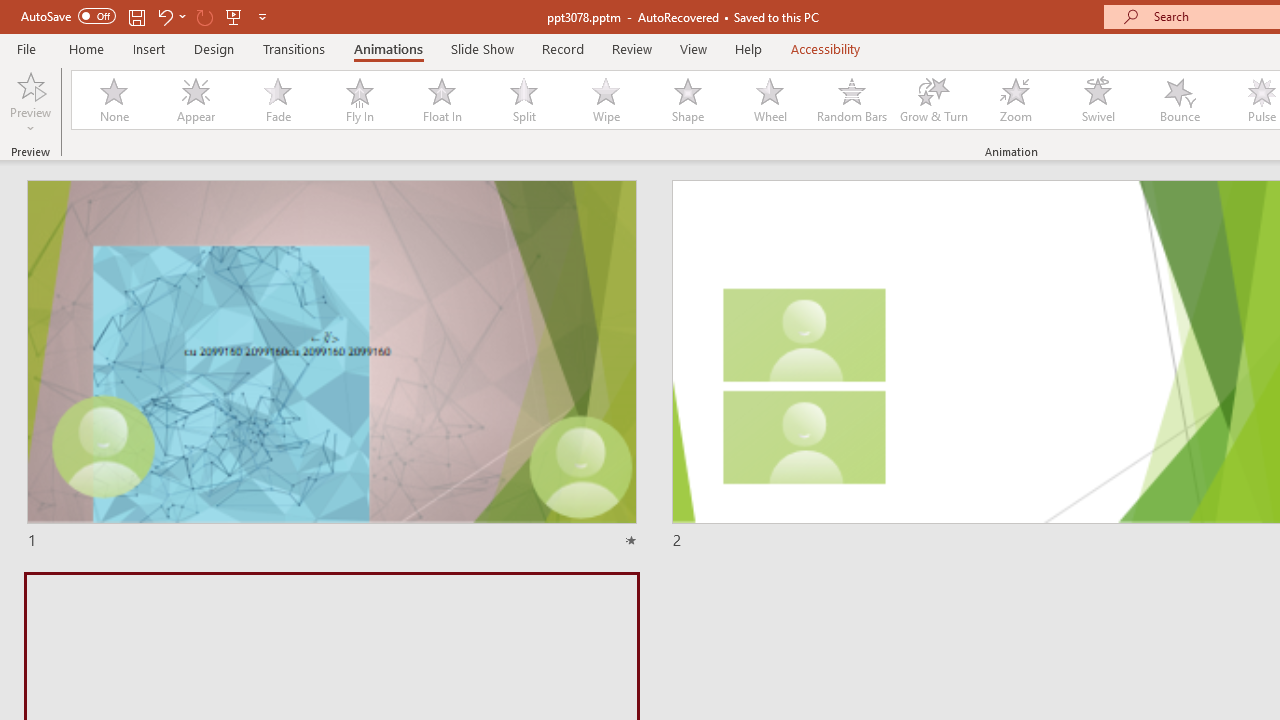  Describe the element at coordinates (359, 100) in the screenshot. I see `'Fly In'` at that location.